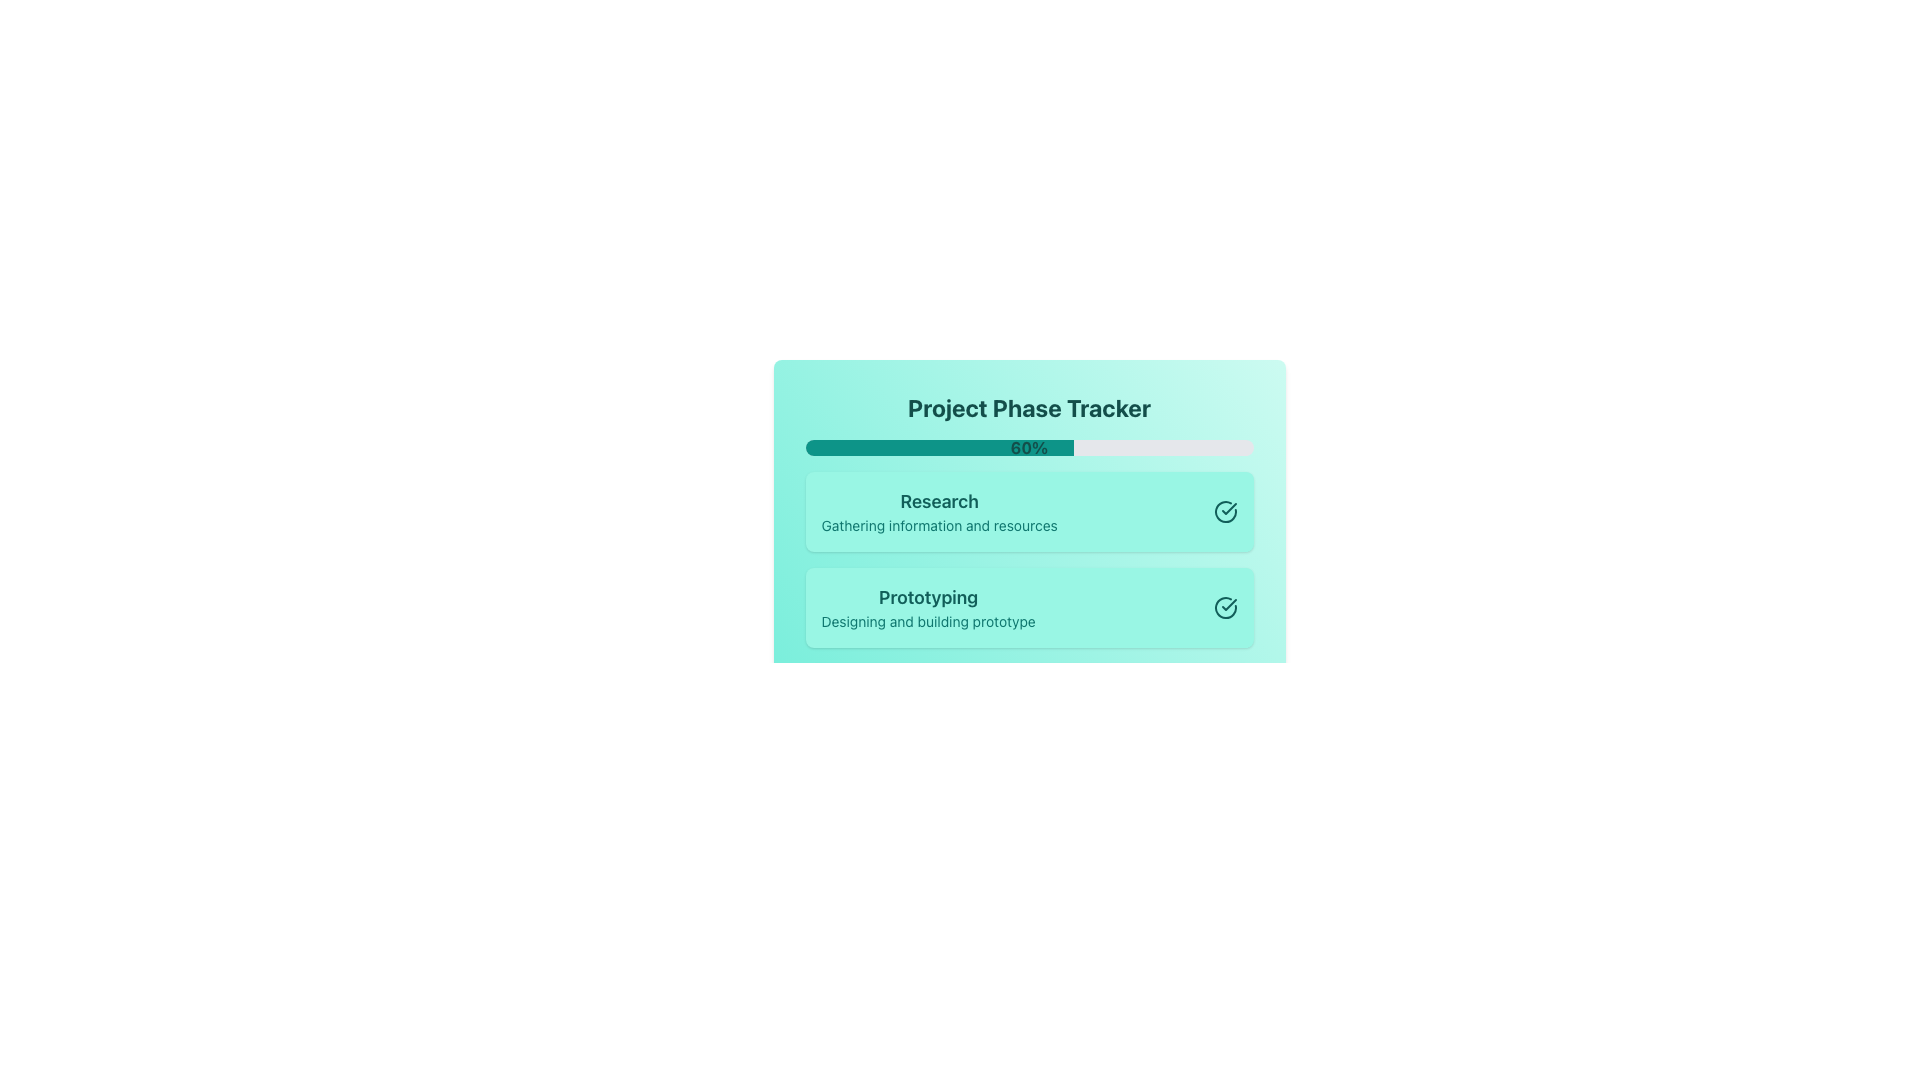  I want to click on the progress indicator bar that visually represents 60% completion, located at the top section of the card, below the title, so click(938, 446).